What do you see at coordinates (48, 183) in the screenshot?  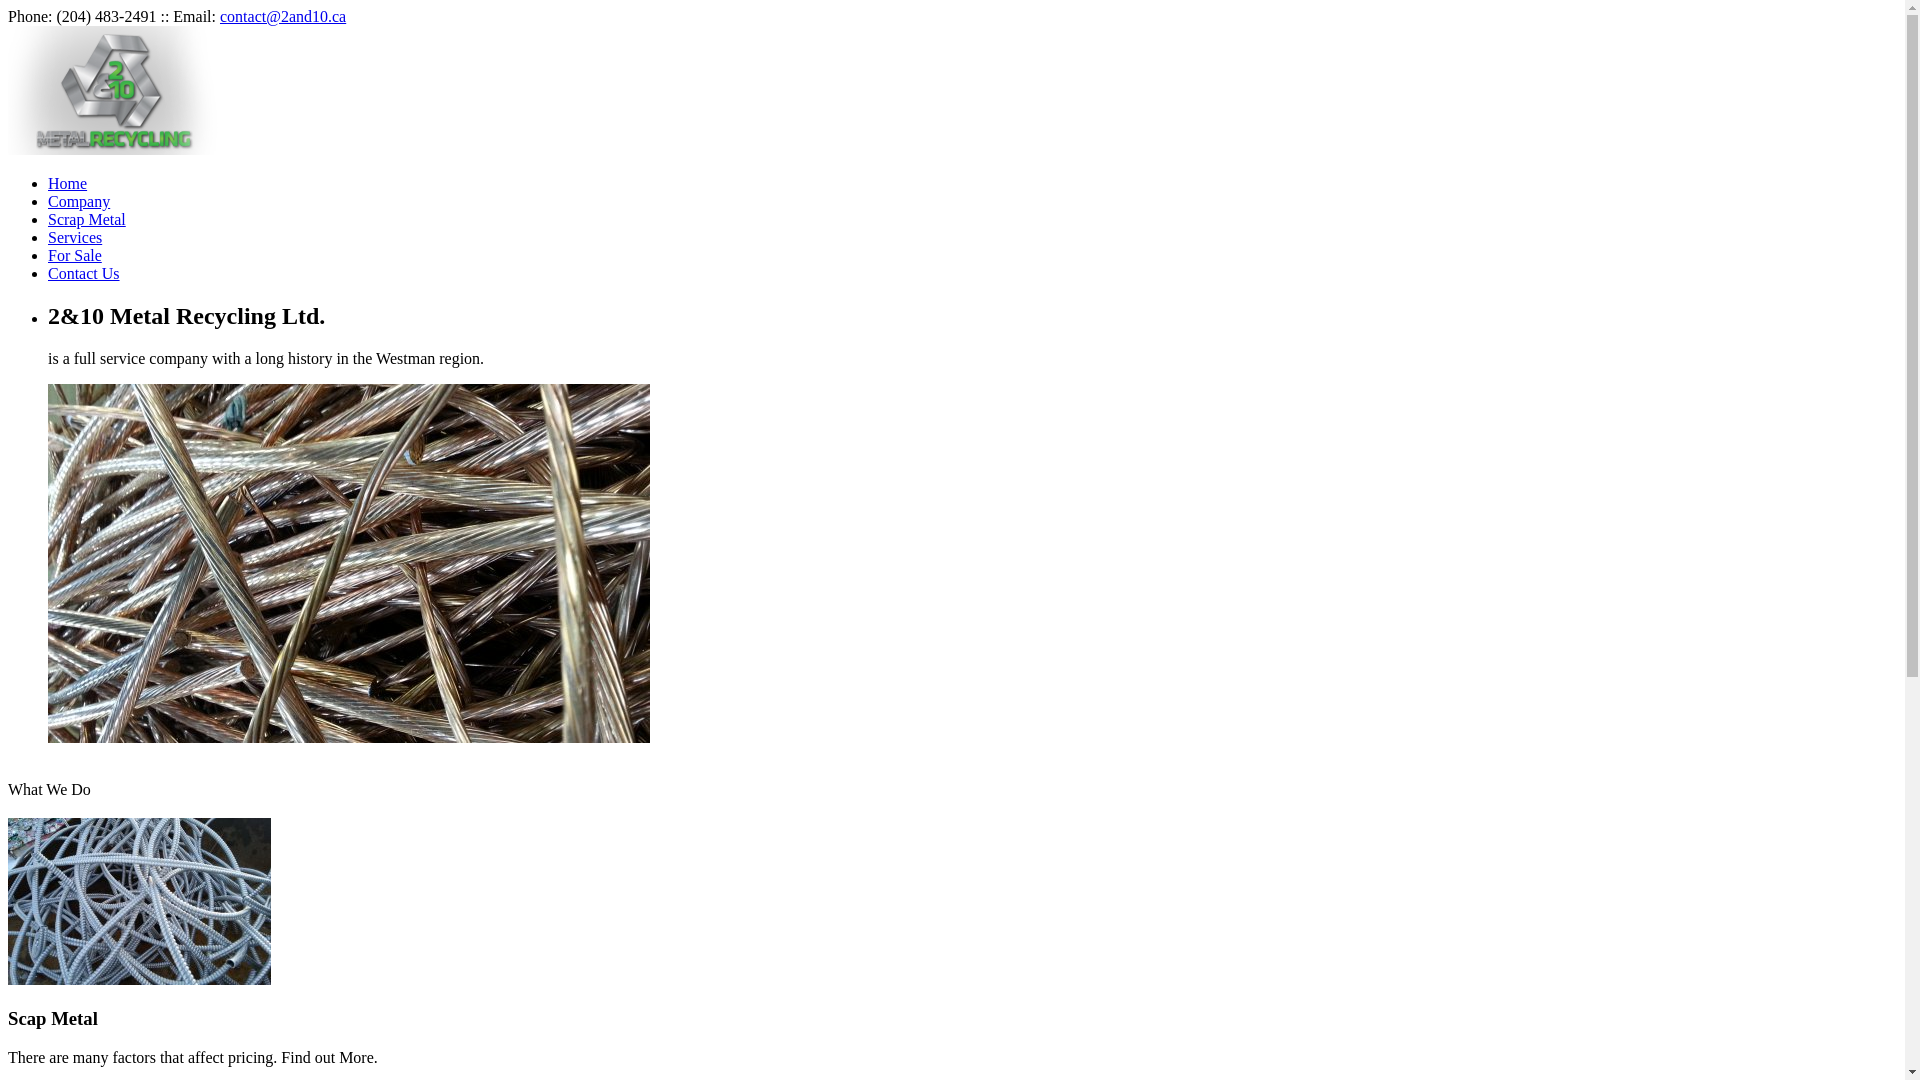 I see `'Home'` at bounding box center [48, 183].